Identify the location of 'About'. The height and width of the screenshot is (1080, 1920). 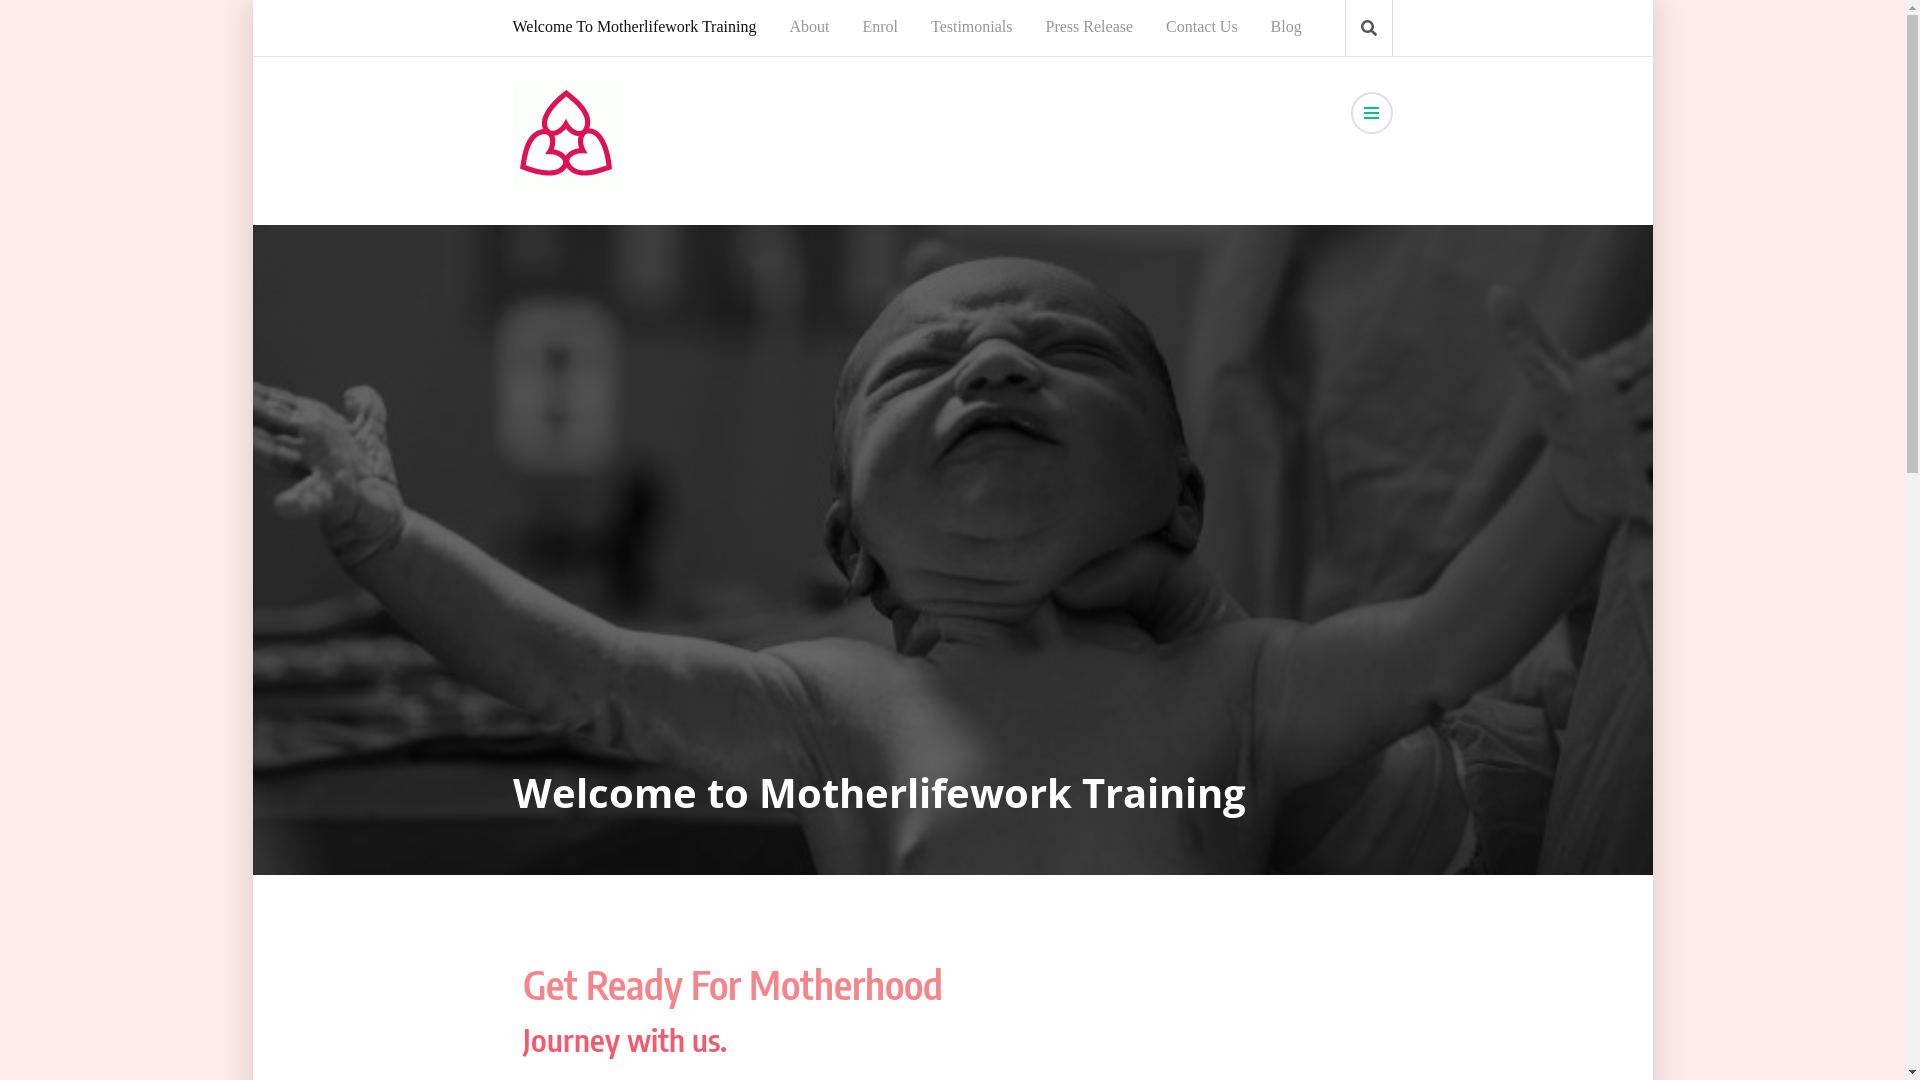
(809, 27).